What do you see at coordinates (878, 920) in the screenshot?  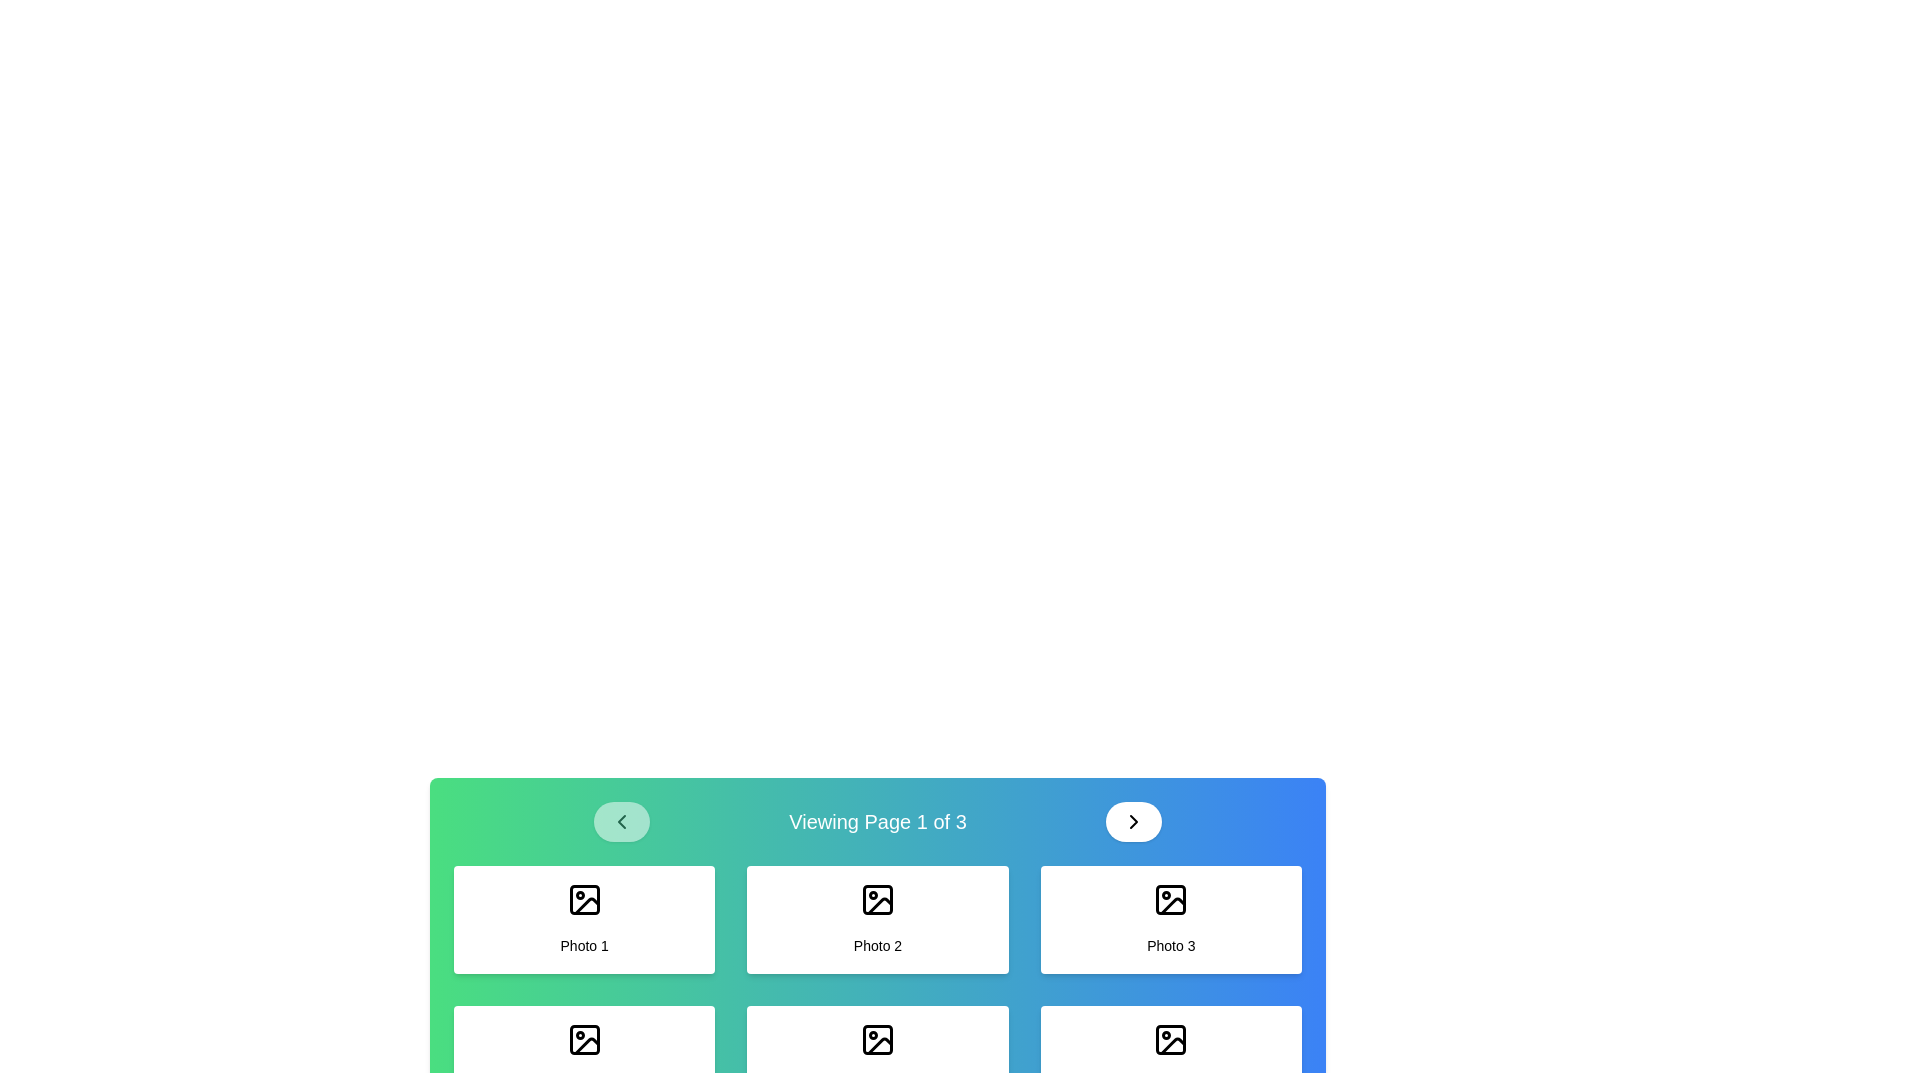 I see `the second card in the first row of the grid layout` at bounding box center [878, 920].